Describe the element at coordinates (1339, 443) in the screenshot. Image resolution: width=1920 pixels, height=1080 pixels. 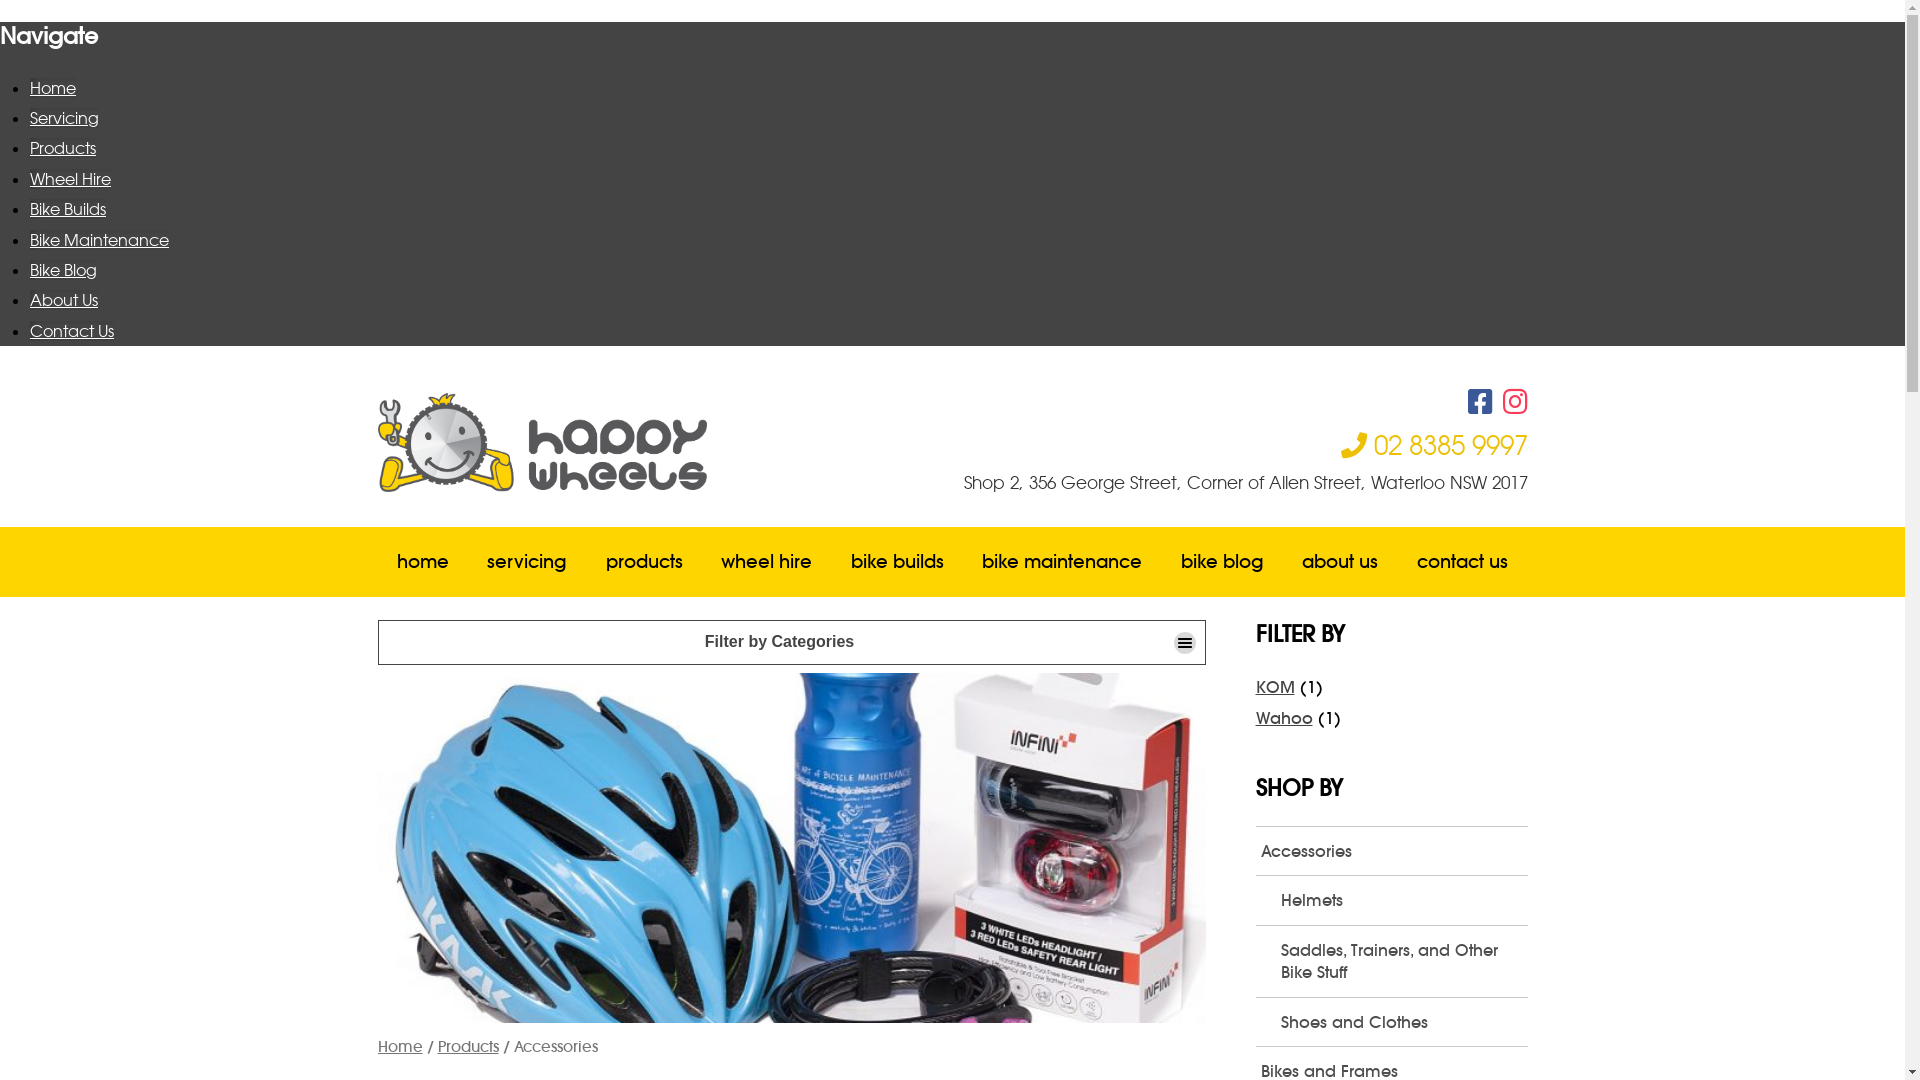
I see `'02 8385 9997'` at that location.